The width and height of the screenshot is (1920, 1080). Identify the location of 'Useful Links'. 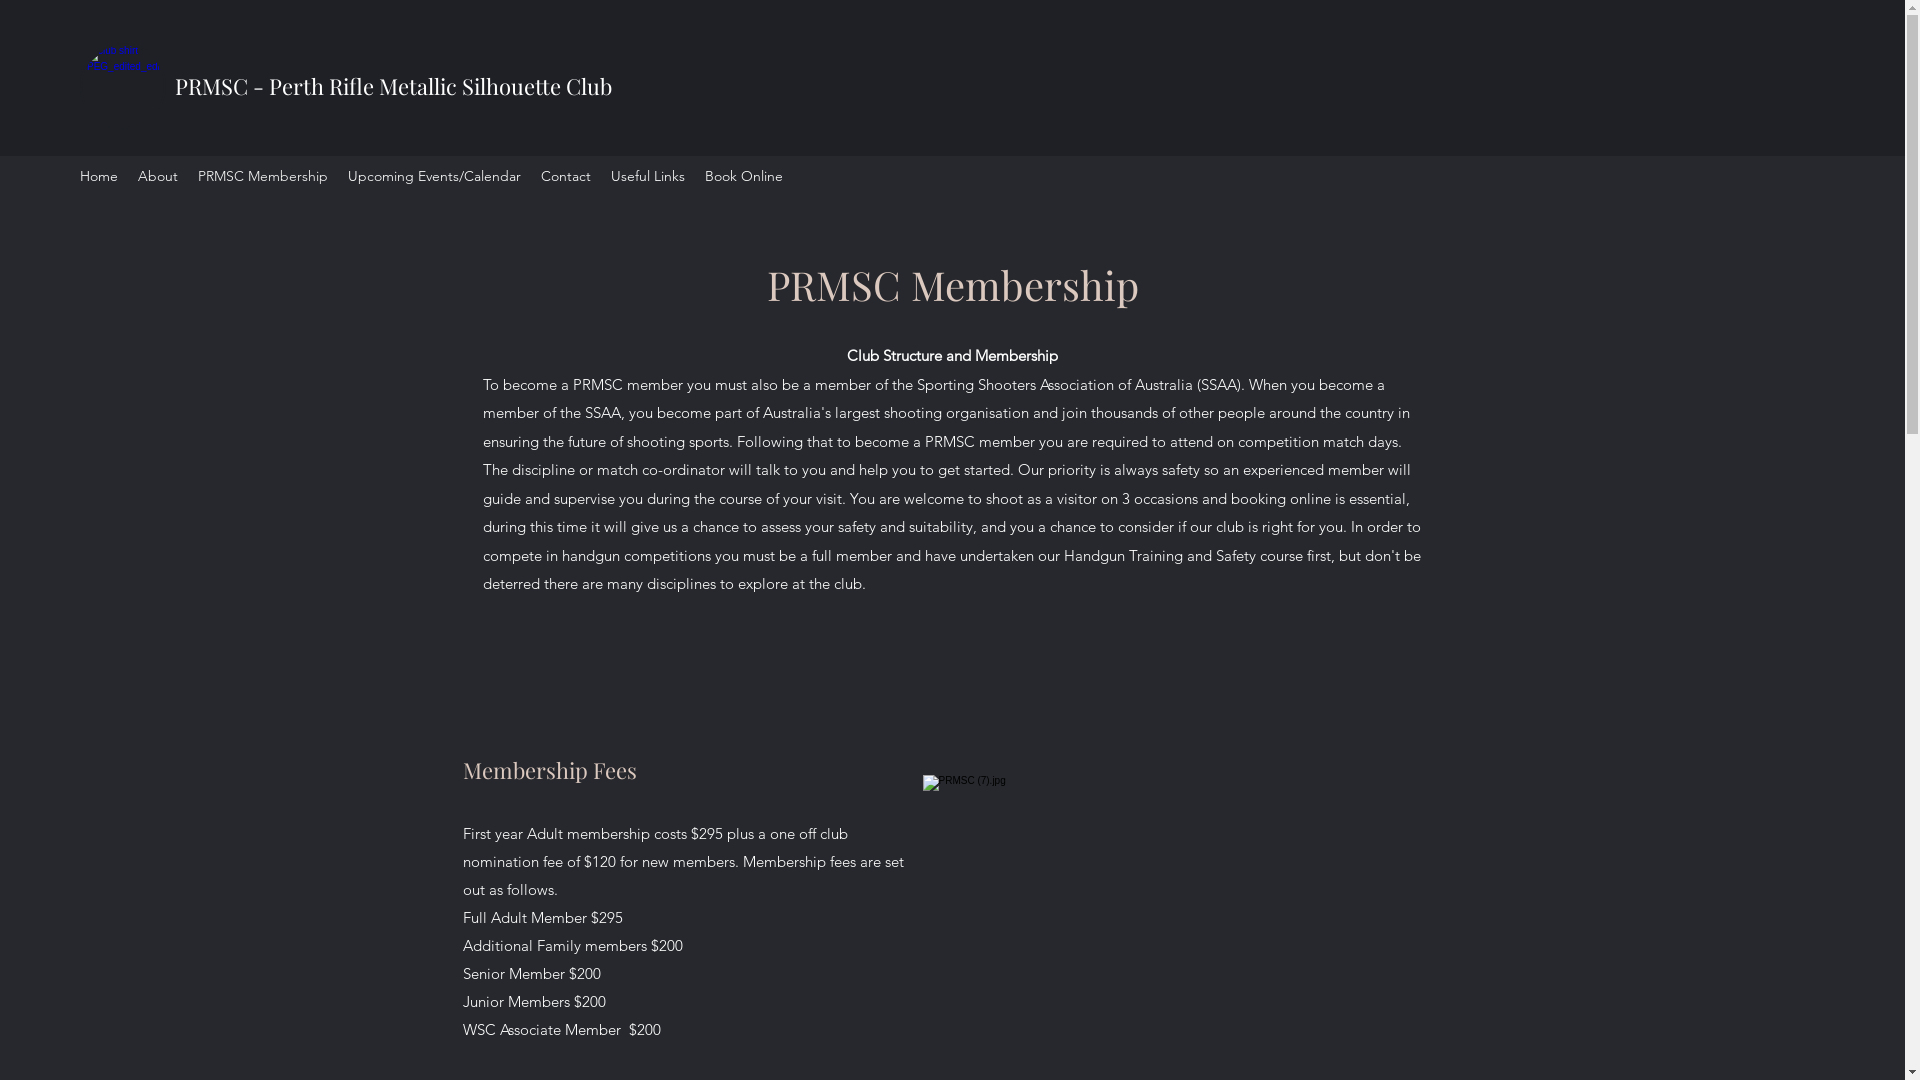
(648, 175).